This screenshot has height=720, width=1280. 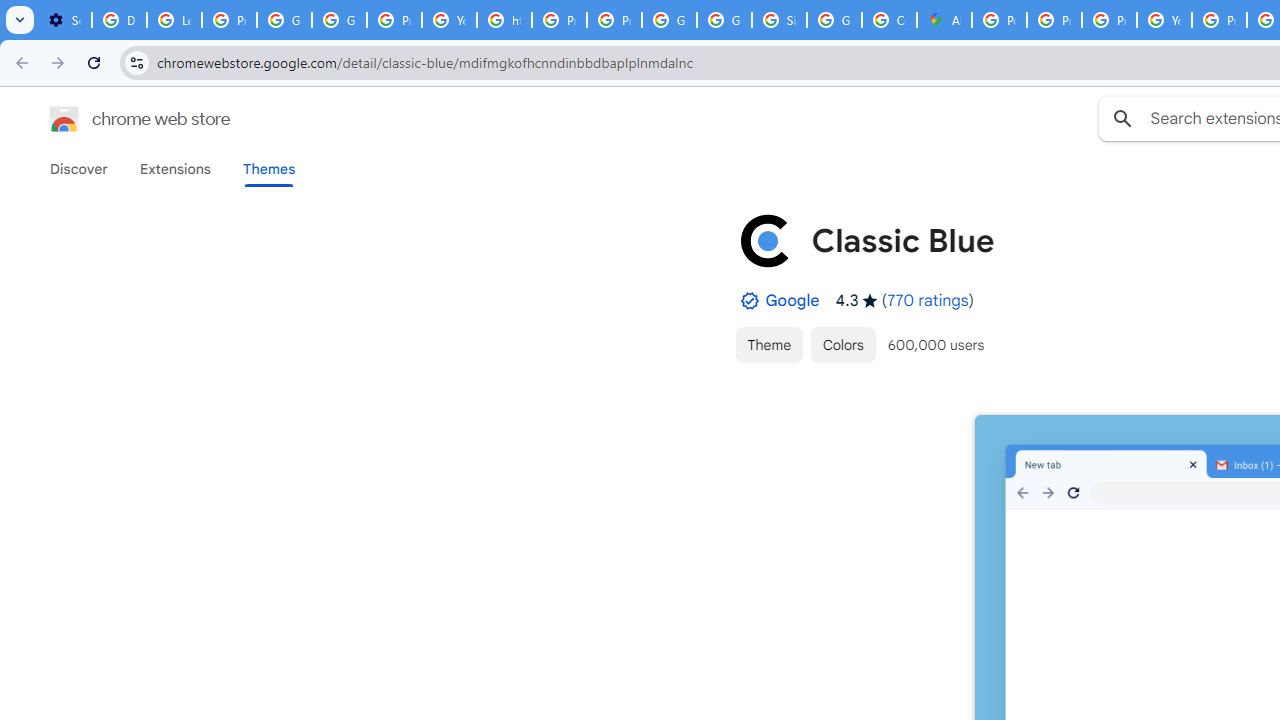 What do you see at coordinates (64, 20) in the screenshot?
I see `'Settings - On startup'` at bounding box center [64, 20].